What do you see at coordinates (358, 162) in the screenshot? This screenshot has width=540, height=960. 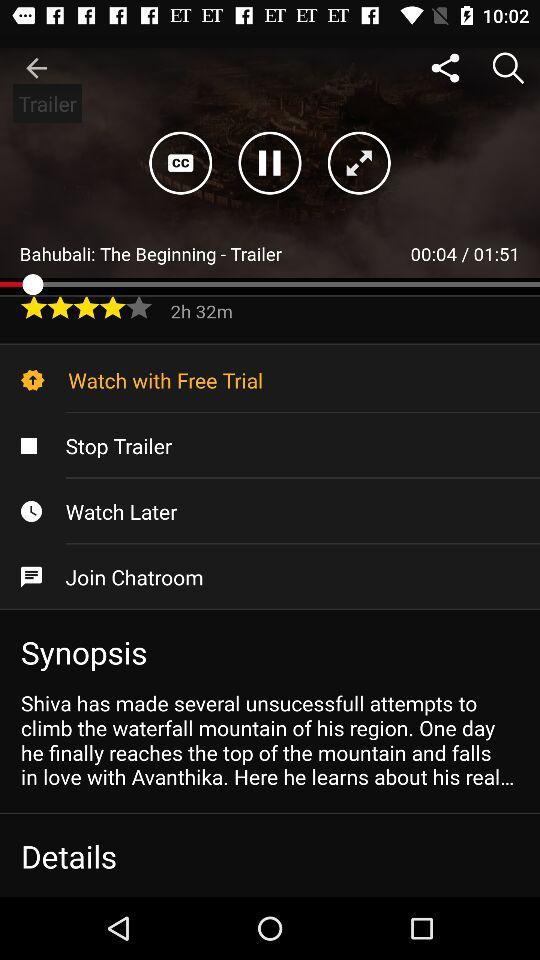 I see `the icon right to pause icon at the top of the page` at bounding box center [358, 162].